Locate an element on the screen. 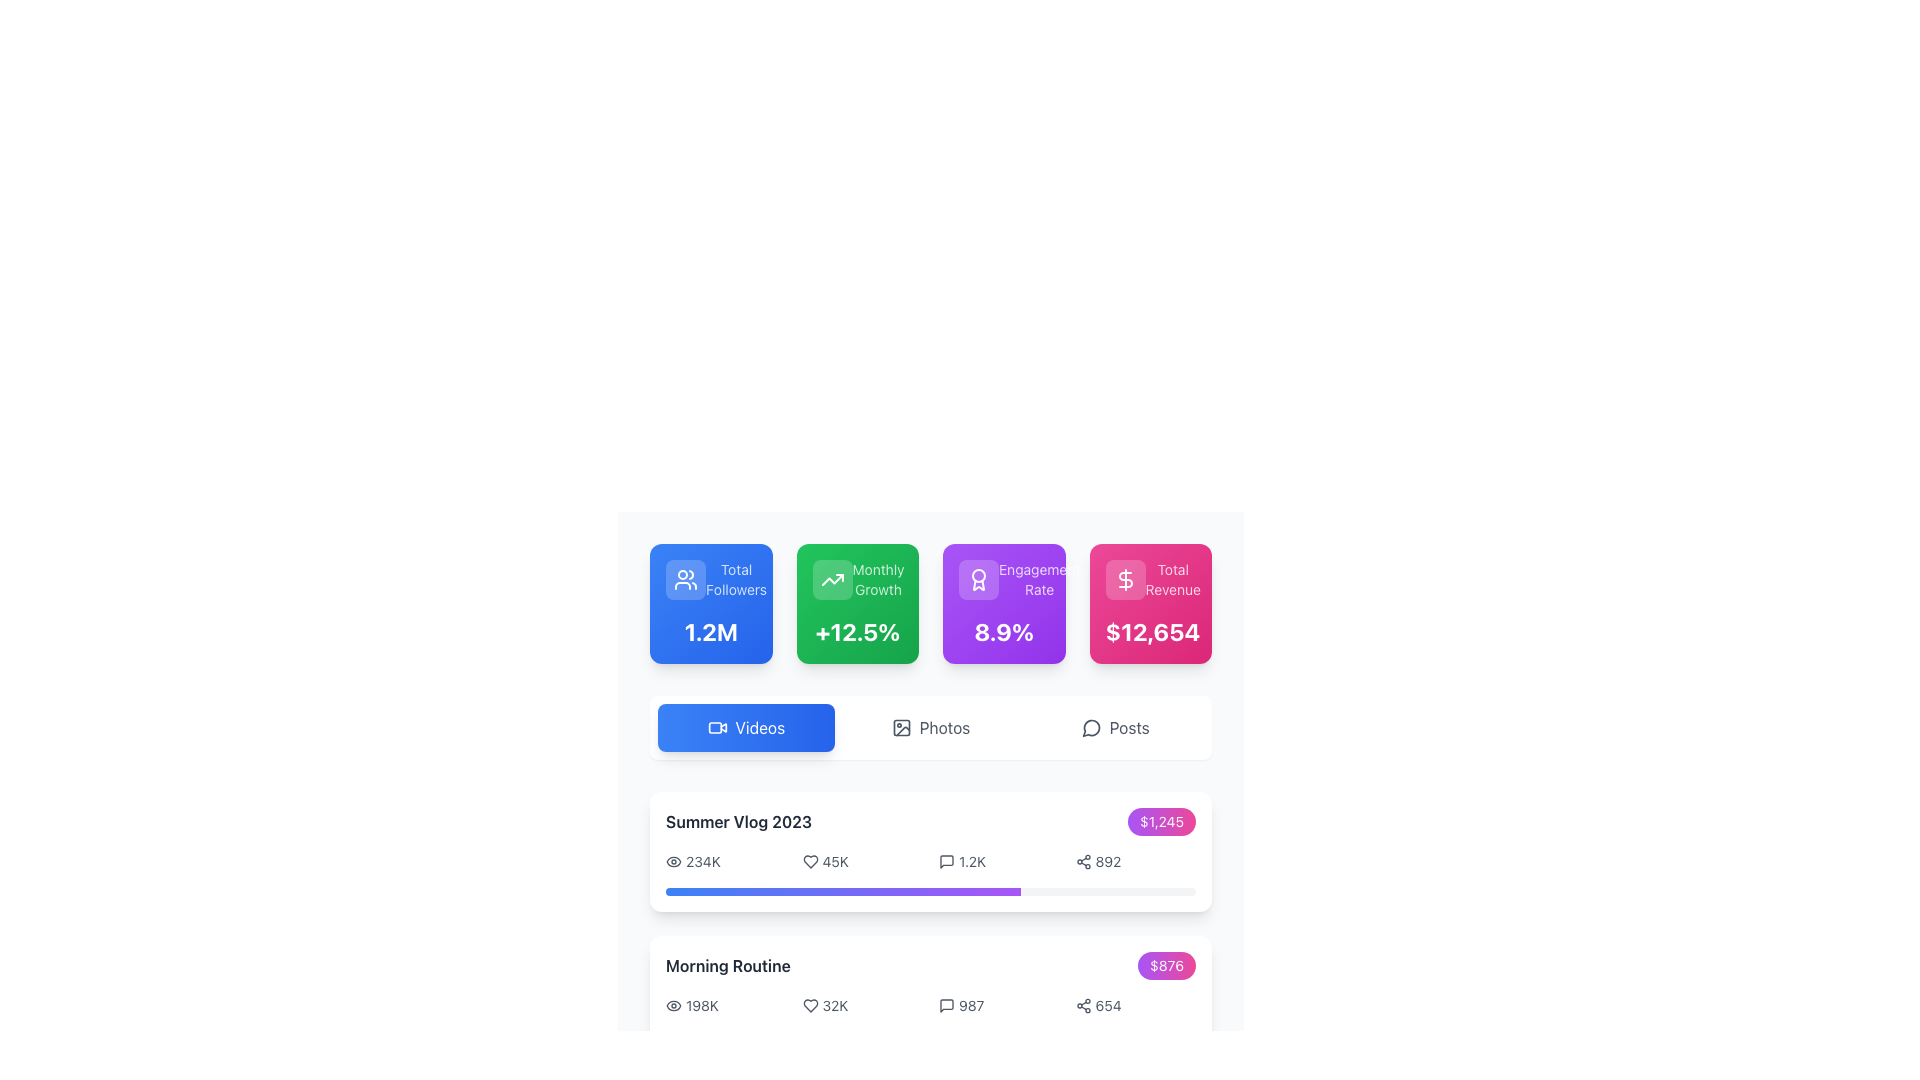  the progress bar indicating the completion percentage under the 'Summer Vlog 2023' section is located at coordinates (843, 890).